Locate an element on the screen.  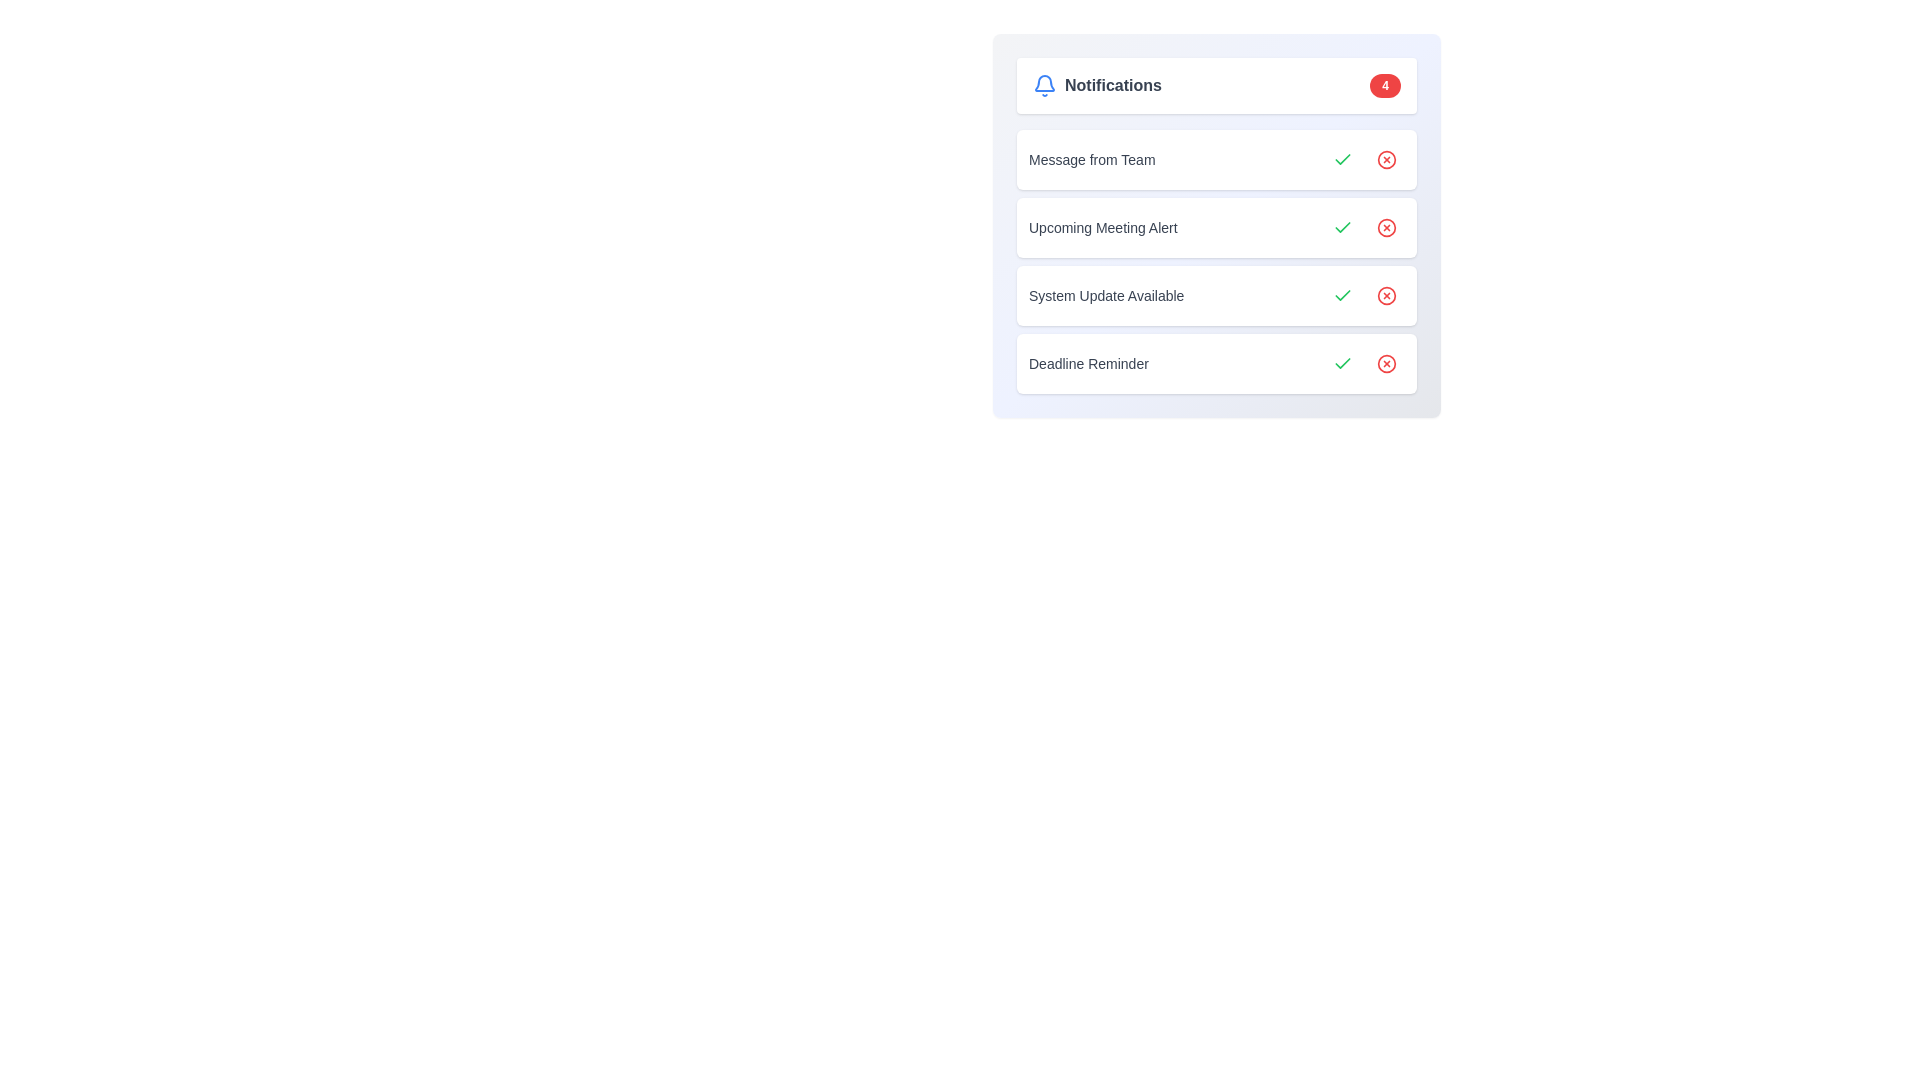
the green check mark icon located to the right of the 'Deadline Reminder' entry in the notification list is located at coordinates (1343, 363).